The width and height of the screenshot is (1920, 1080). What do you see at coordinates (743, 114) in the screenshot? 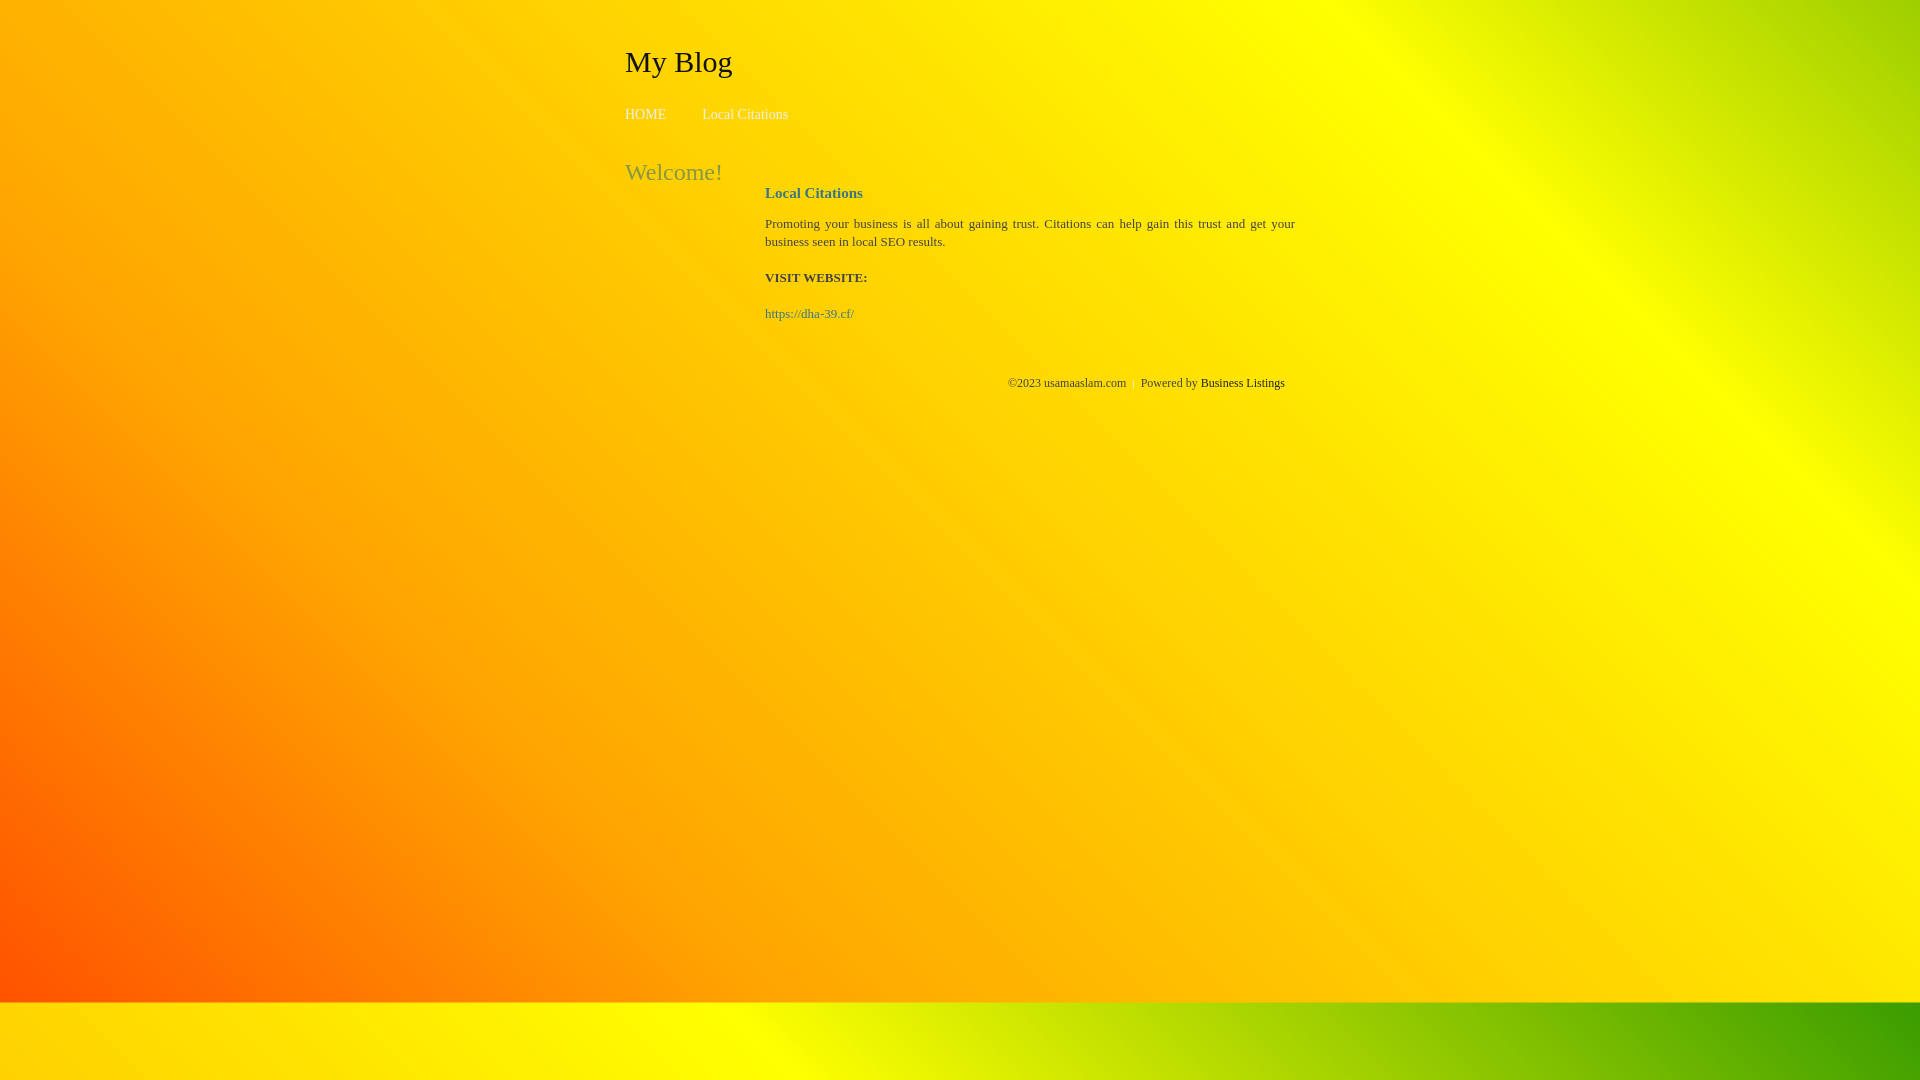
I see `'Local Citations'` at bounding box center [743, 114].